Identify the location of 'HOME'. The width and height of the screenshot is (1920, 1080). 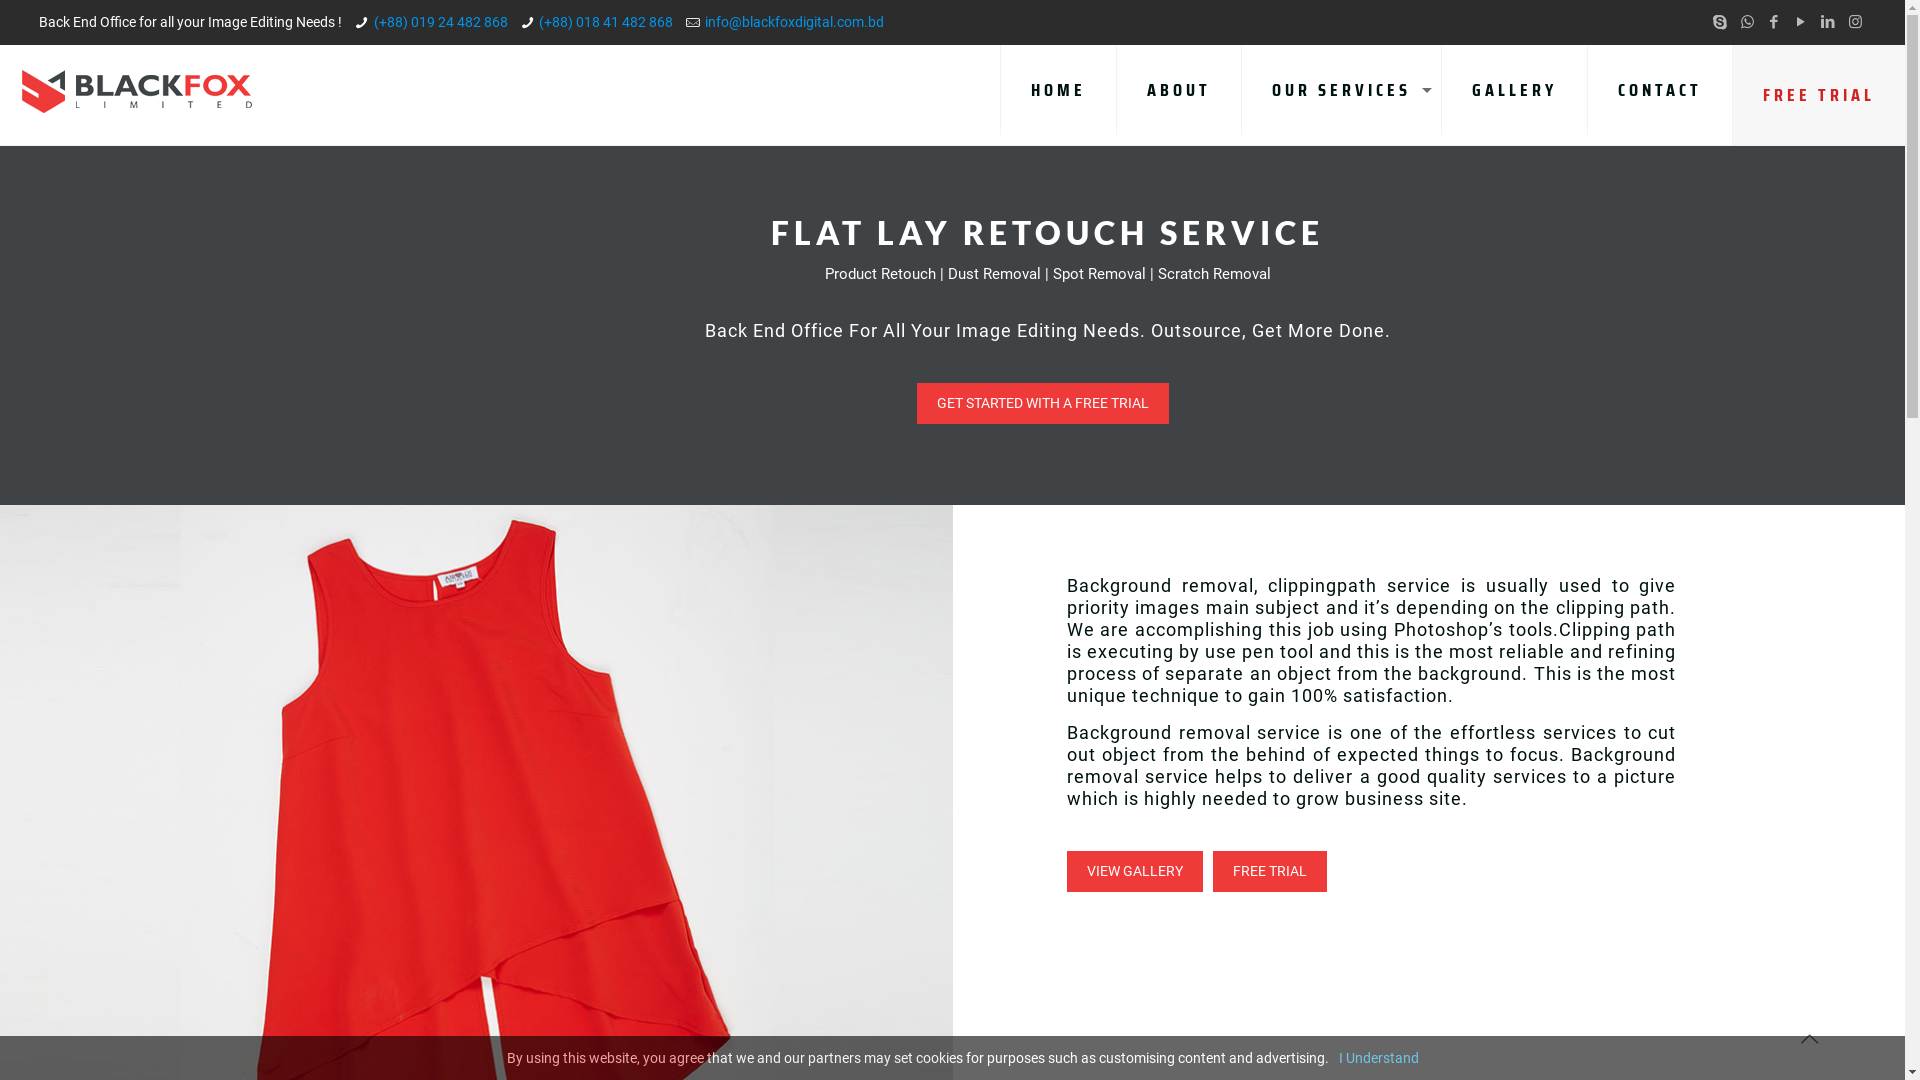
(1057, 88).